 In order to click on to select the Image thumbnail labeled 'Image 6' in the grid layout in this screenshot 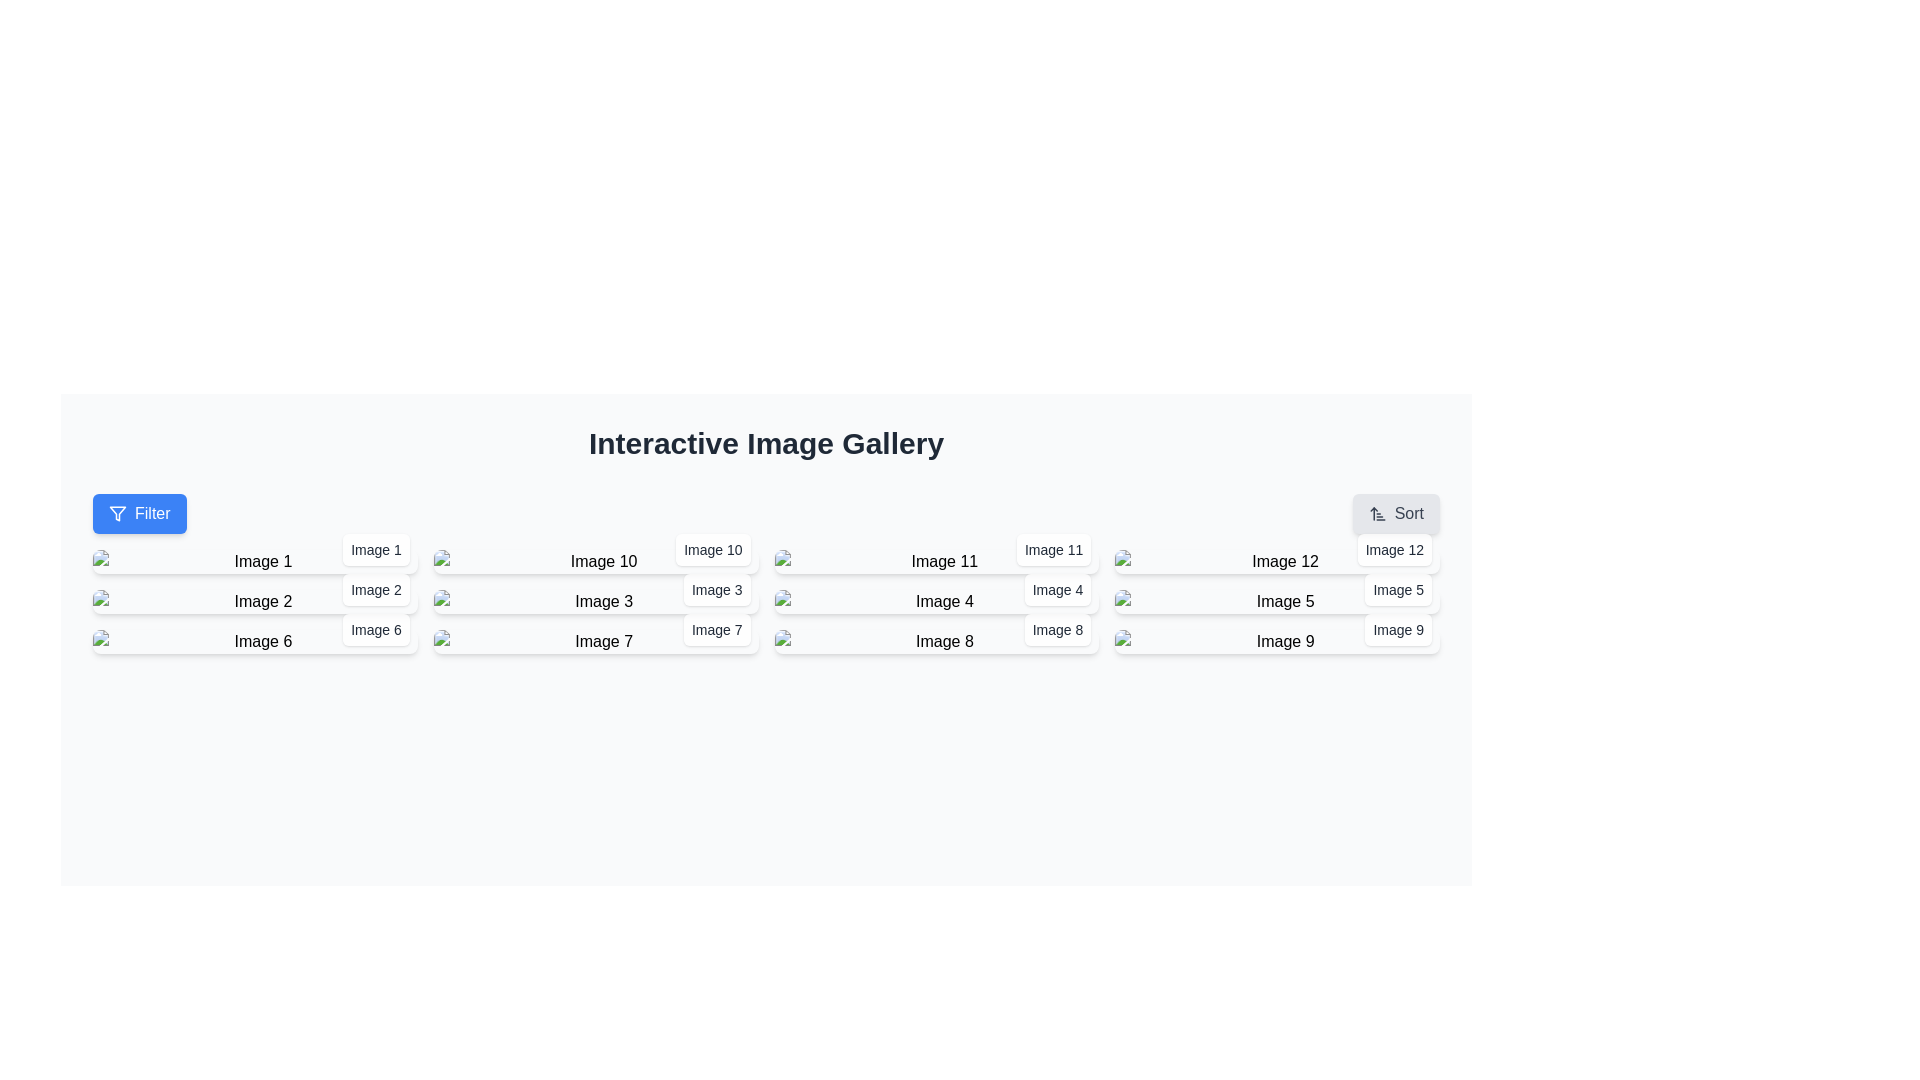, I will do `click(254, 641)`.